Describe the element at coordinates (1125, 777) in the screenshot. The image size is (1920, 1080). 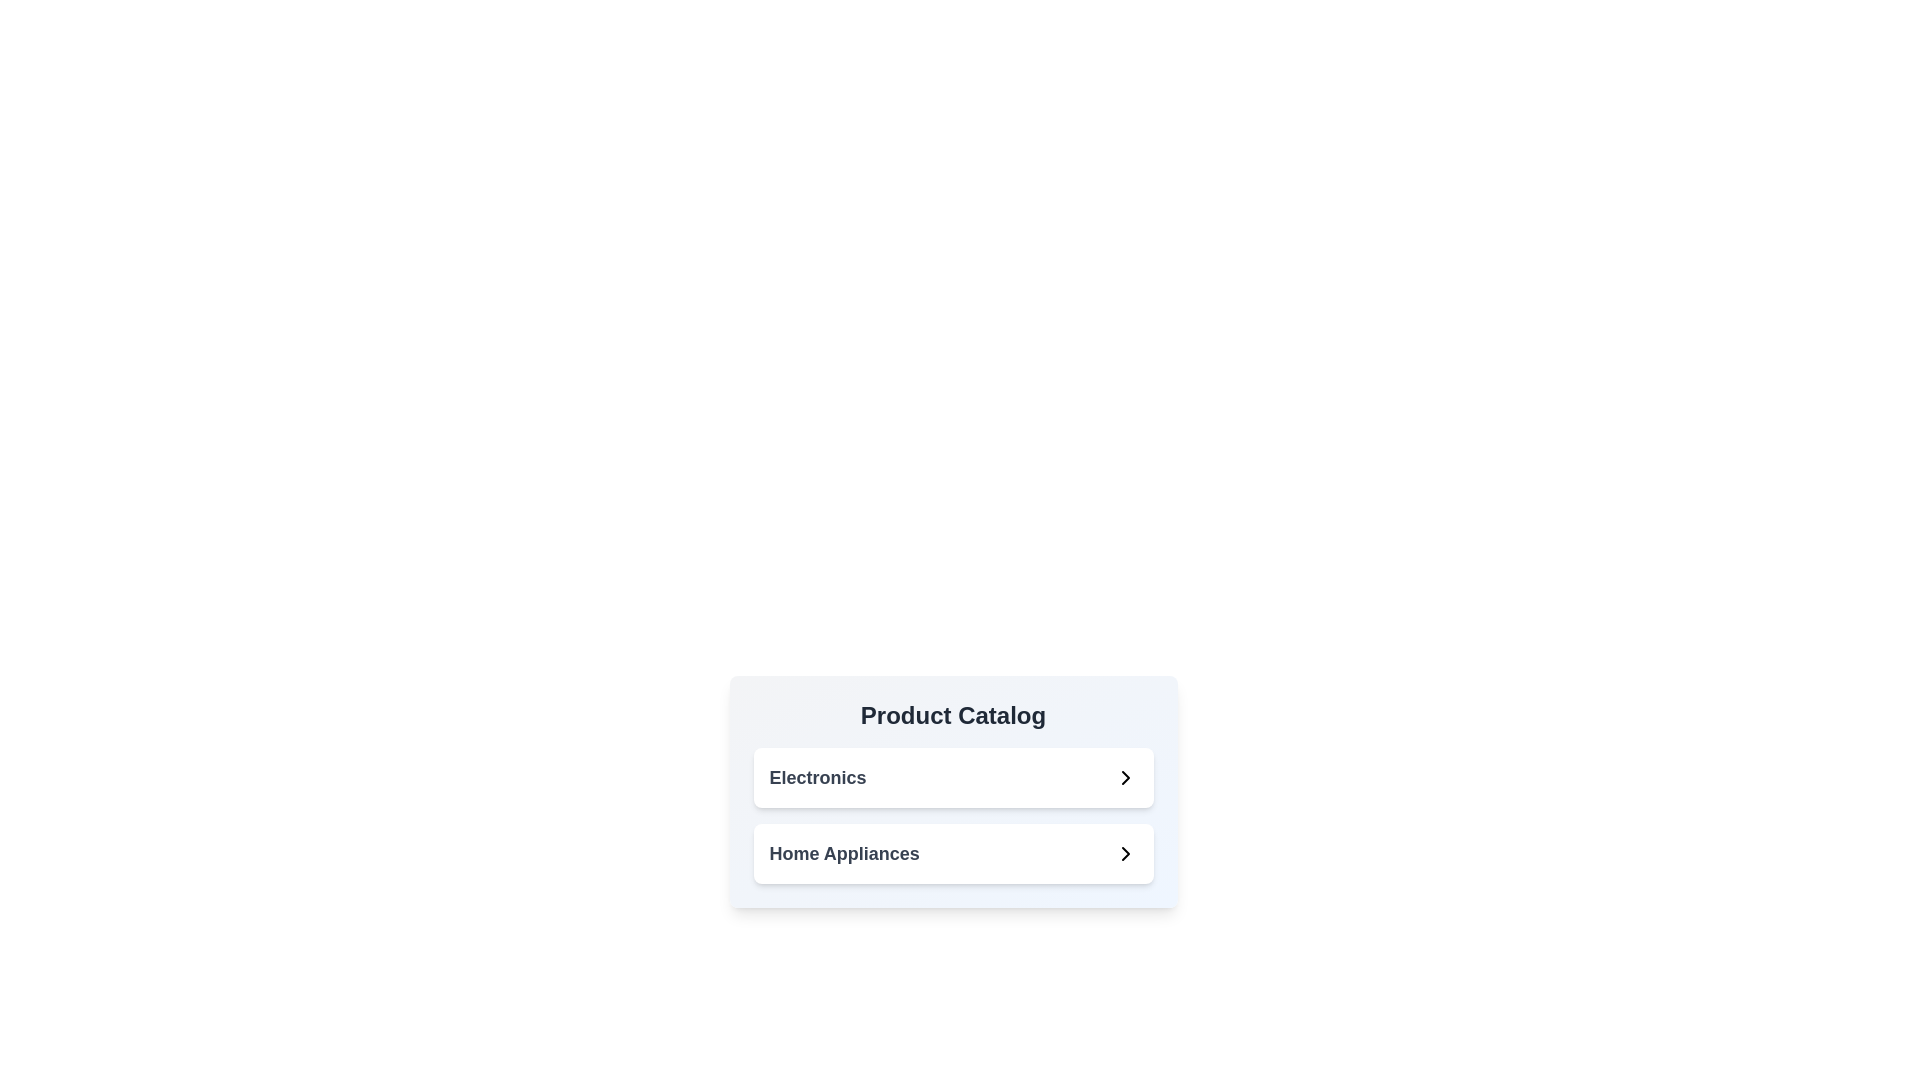
I see `the Chevron-Right icon located on the right side of the 'Electronics' list item` at that location.